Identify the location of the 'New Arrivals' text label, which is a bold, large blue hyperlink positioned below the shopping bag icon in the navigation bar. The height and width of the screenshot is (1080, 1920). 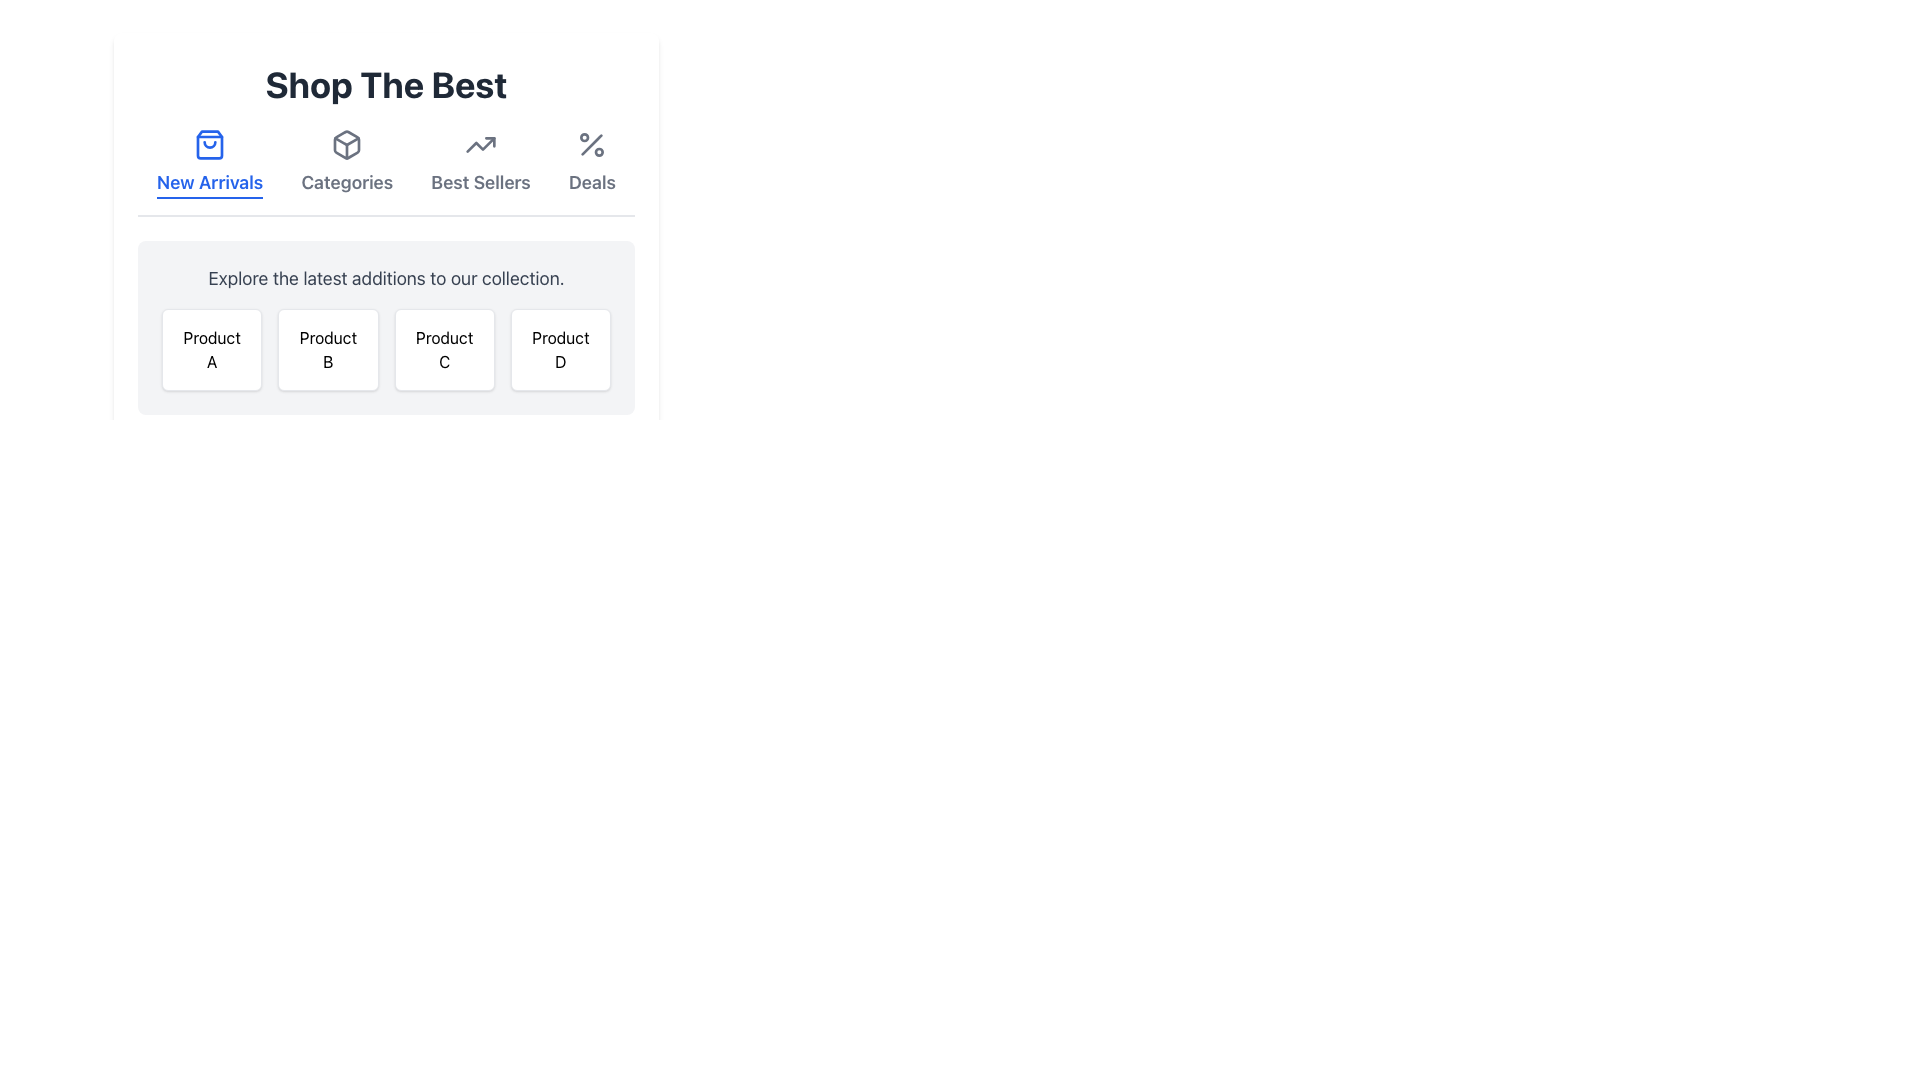
(210, 182).